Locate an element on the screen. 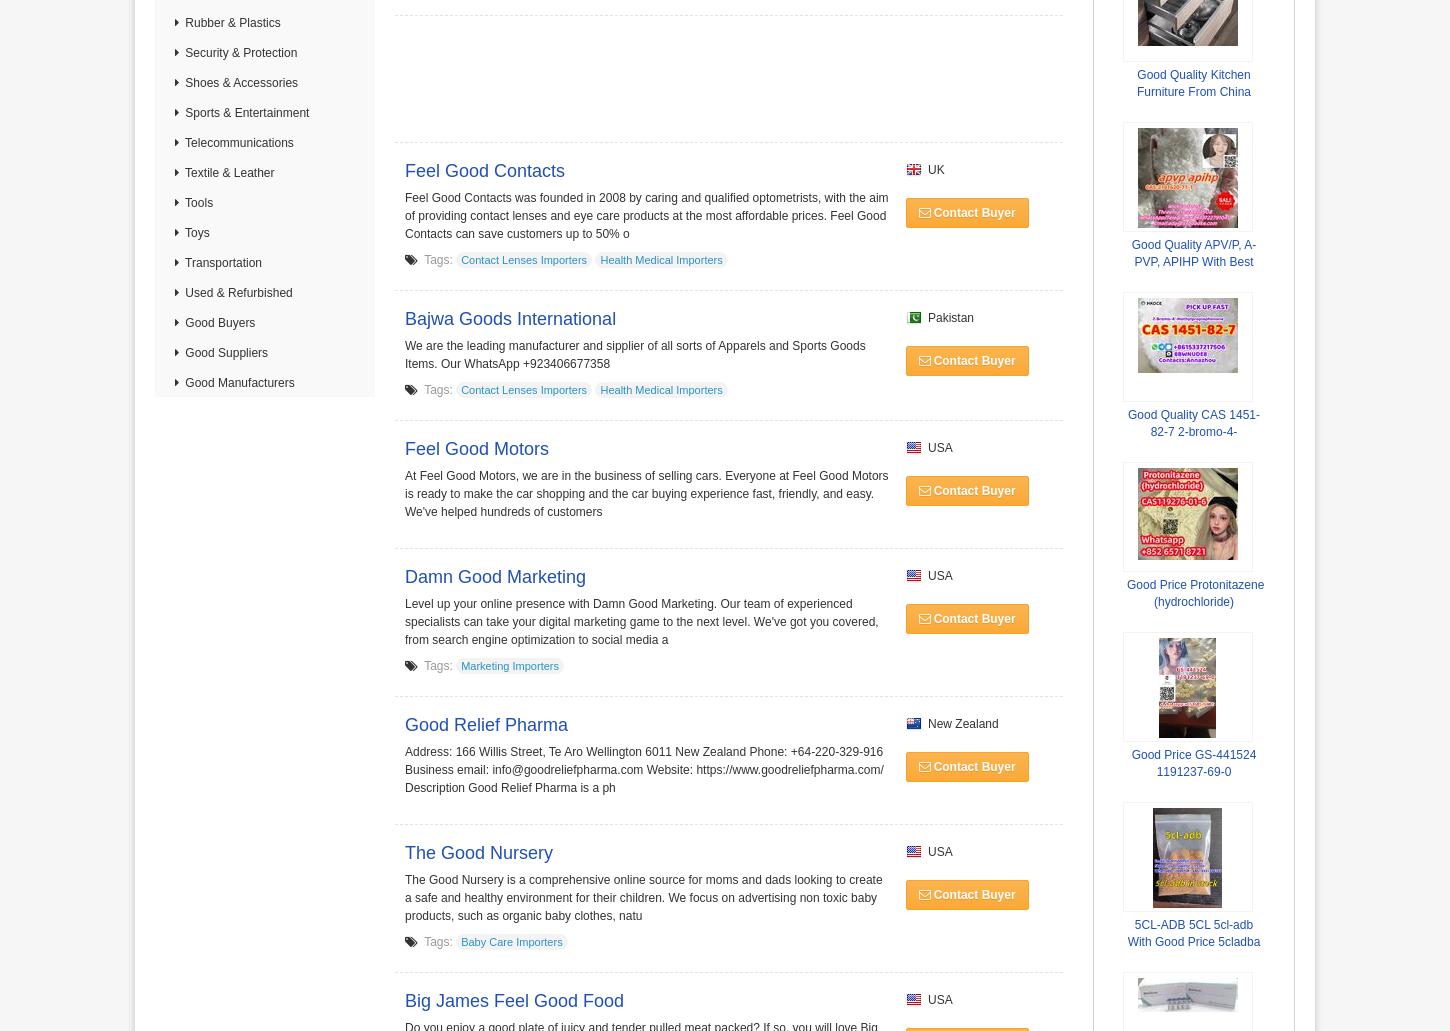 The image size is (1450, 1031). 'Marketing Importers' is located at coordinates (459, 666).